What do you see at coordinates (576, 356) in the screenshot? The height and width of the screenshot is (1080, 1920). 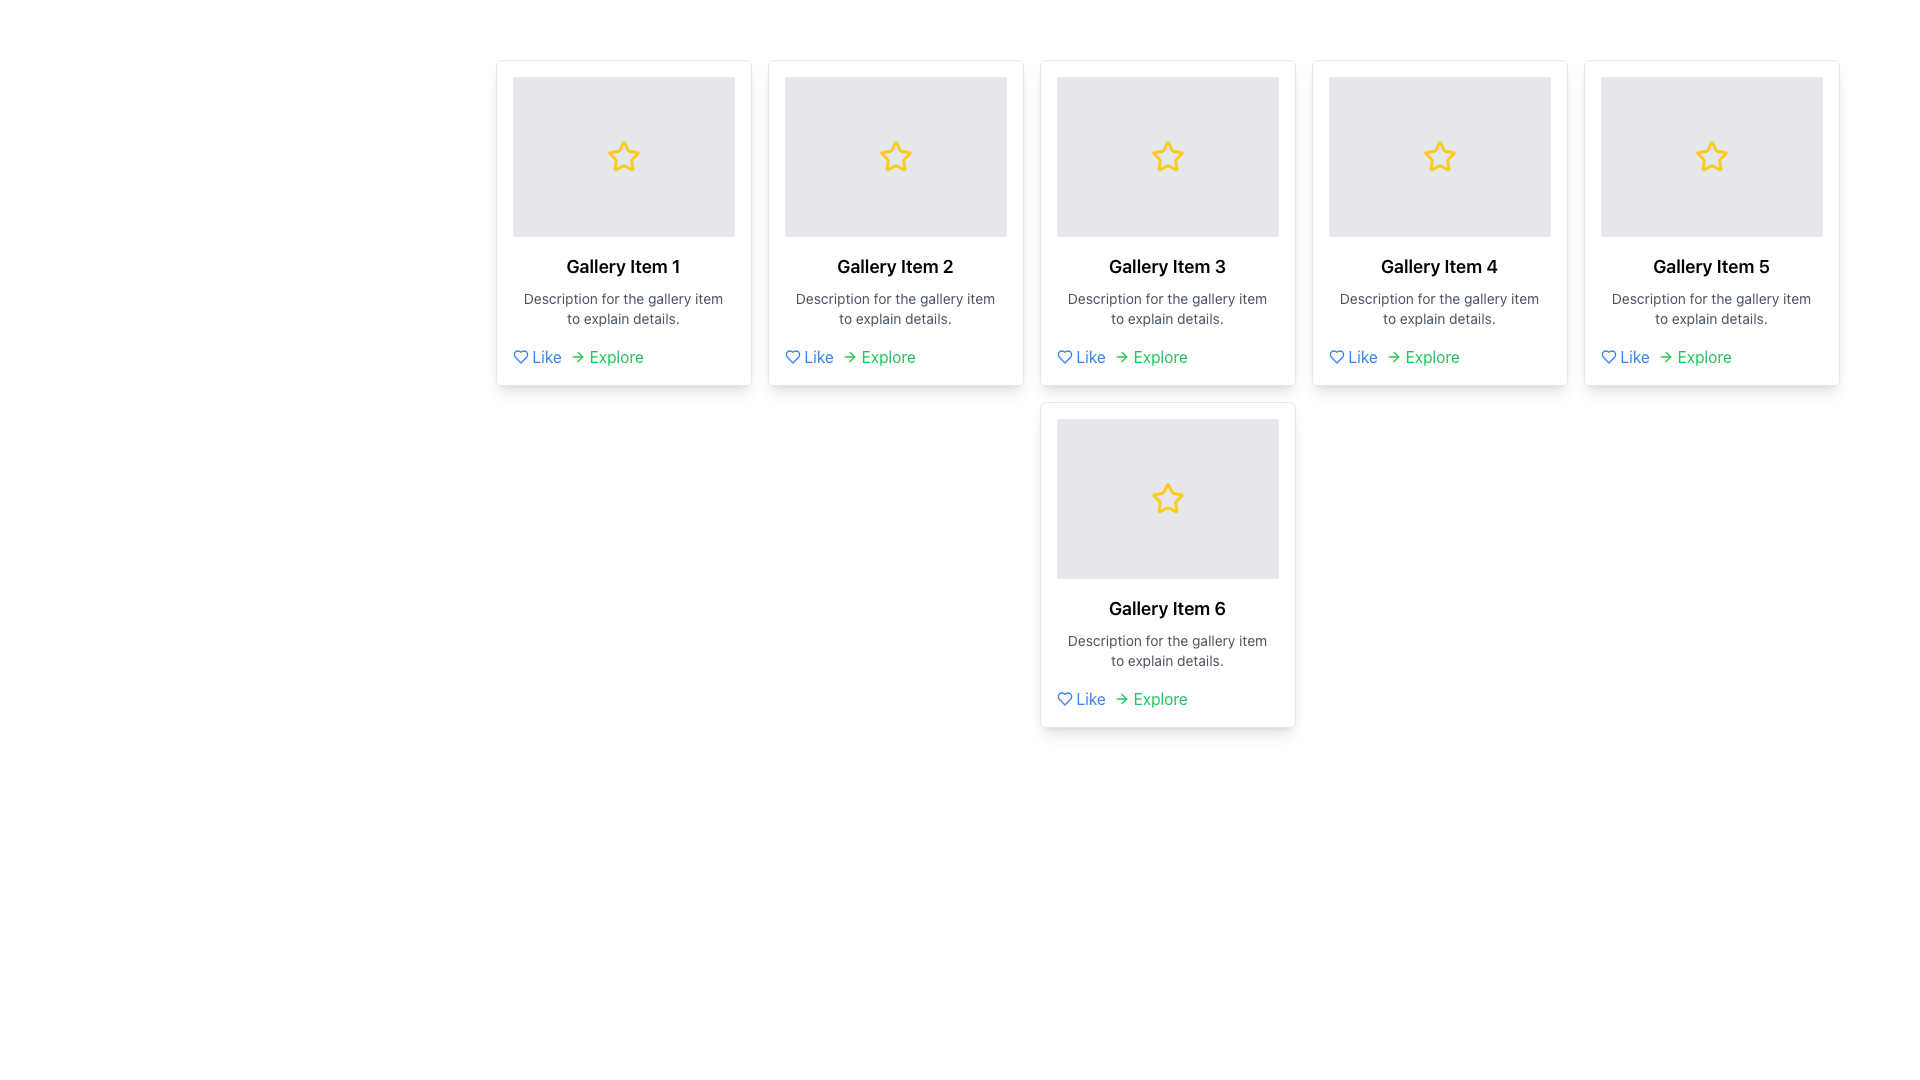 I see `the small rightward-pointing green arrow icon located next to the 'Explore' text on the button within the 'Gallery Item 1' card` at bounding box center [576, 356].